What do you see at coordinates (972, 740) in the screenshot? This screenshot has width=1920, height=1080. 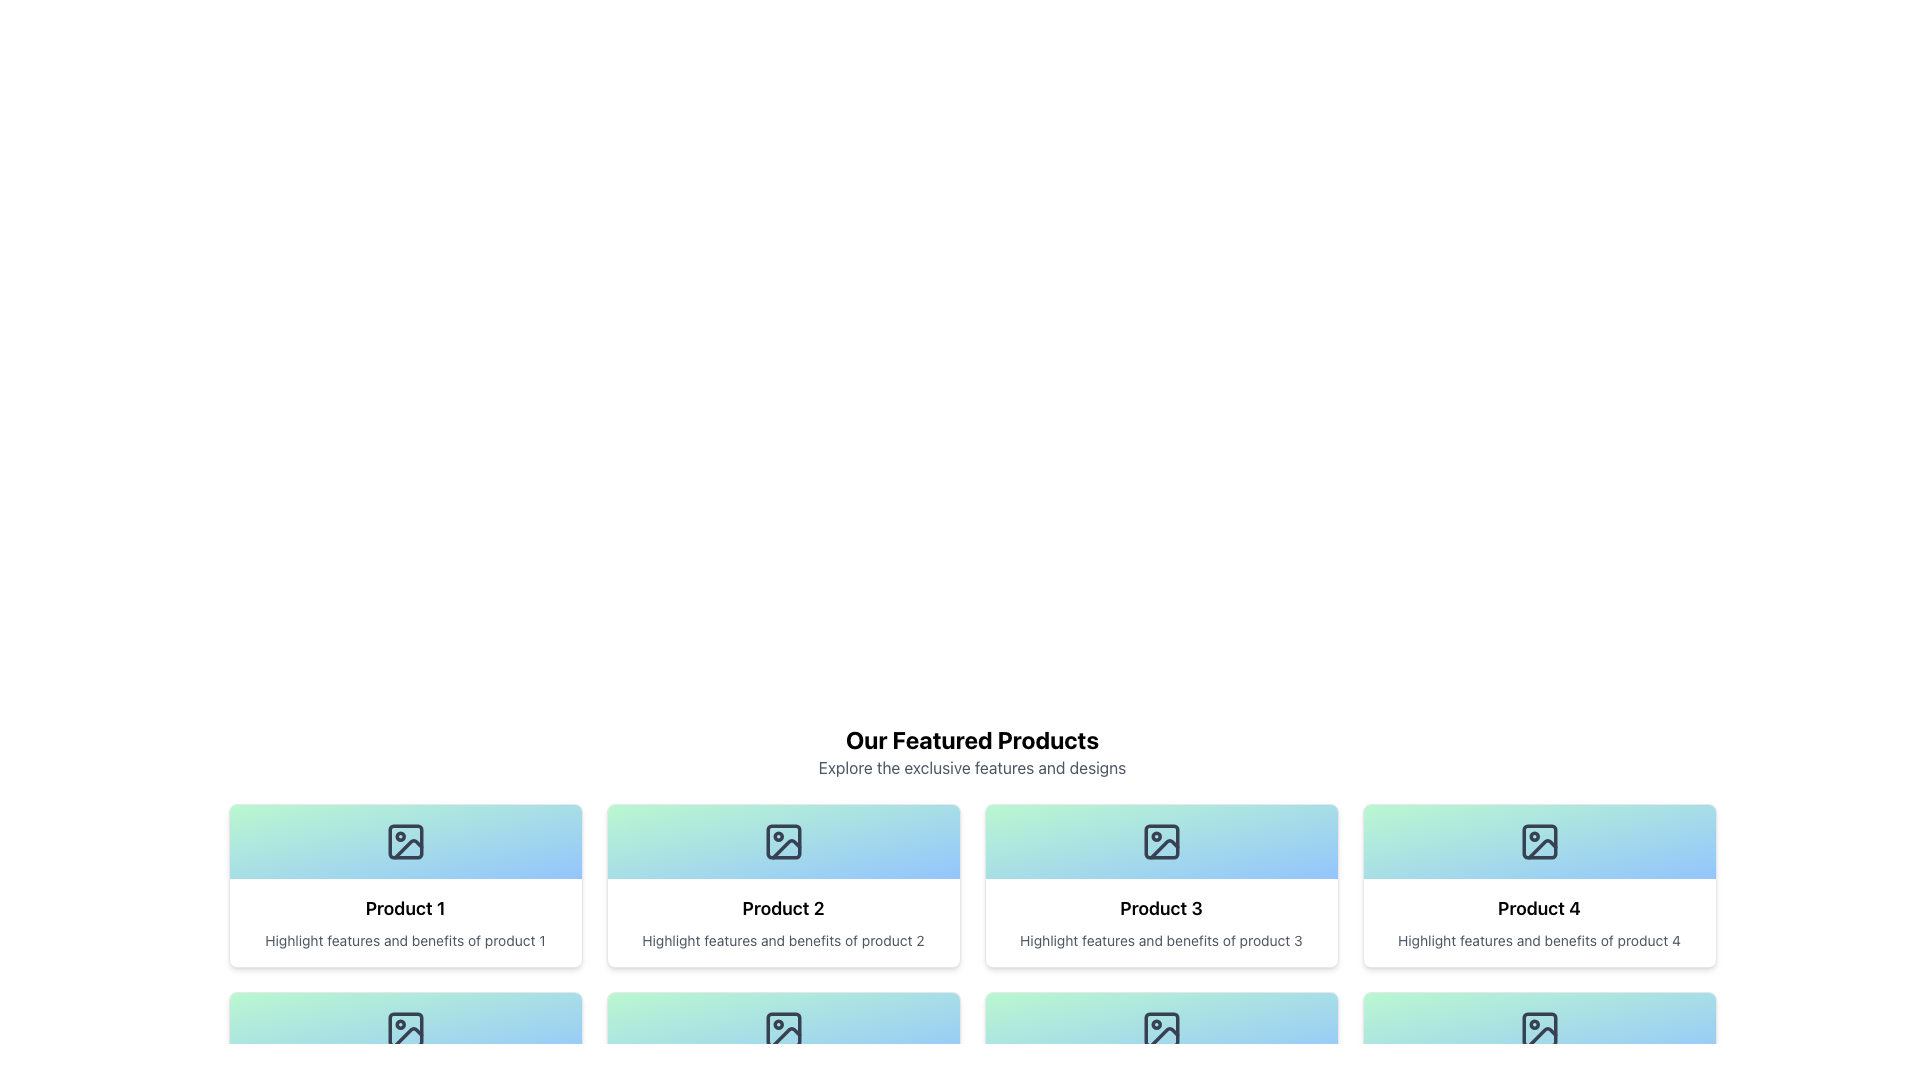 I see `the headline text element located at the top center of the section` at bounding box center [972, 740].